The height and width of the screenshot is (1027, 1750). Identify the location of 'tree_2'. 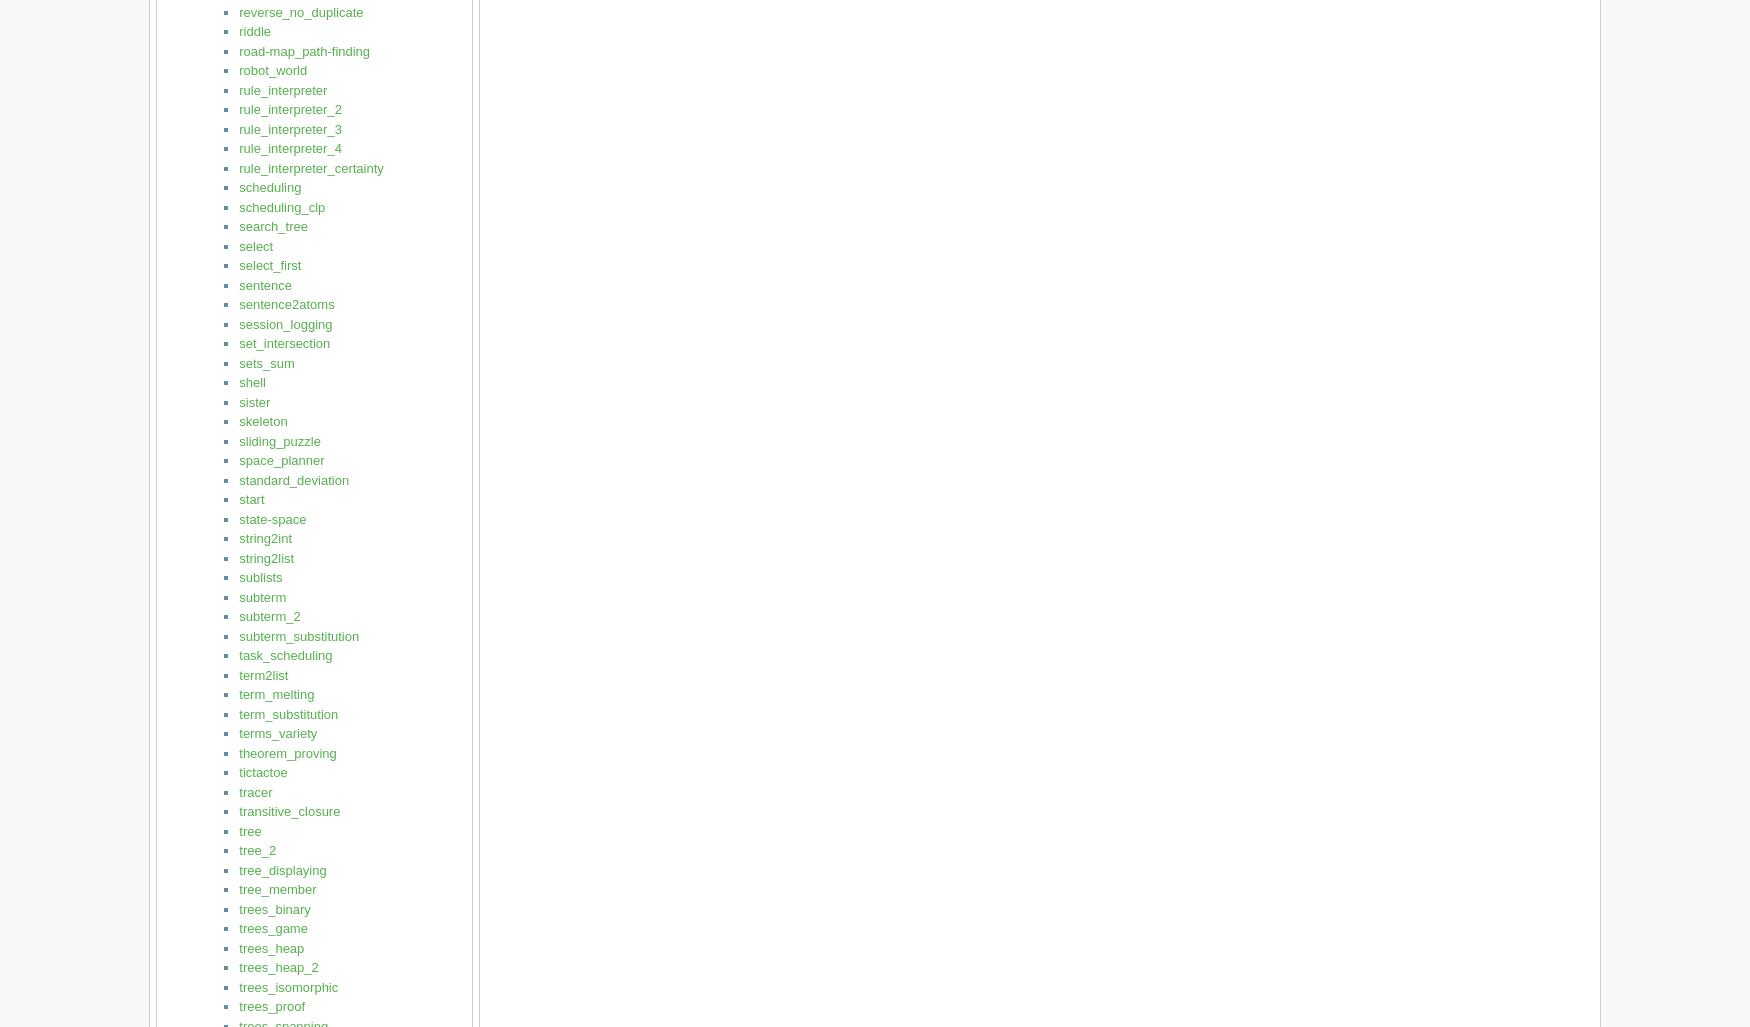
(256, 850).